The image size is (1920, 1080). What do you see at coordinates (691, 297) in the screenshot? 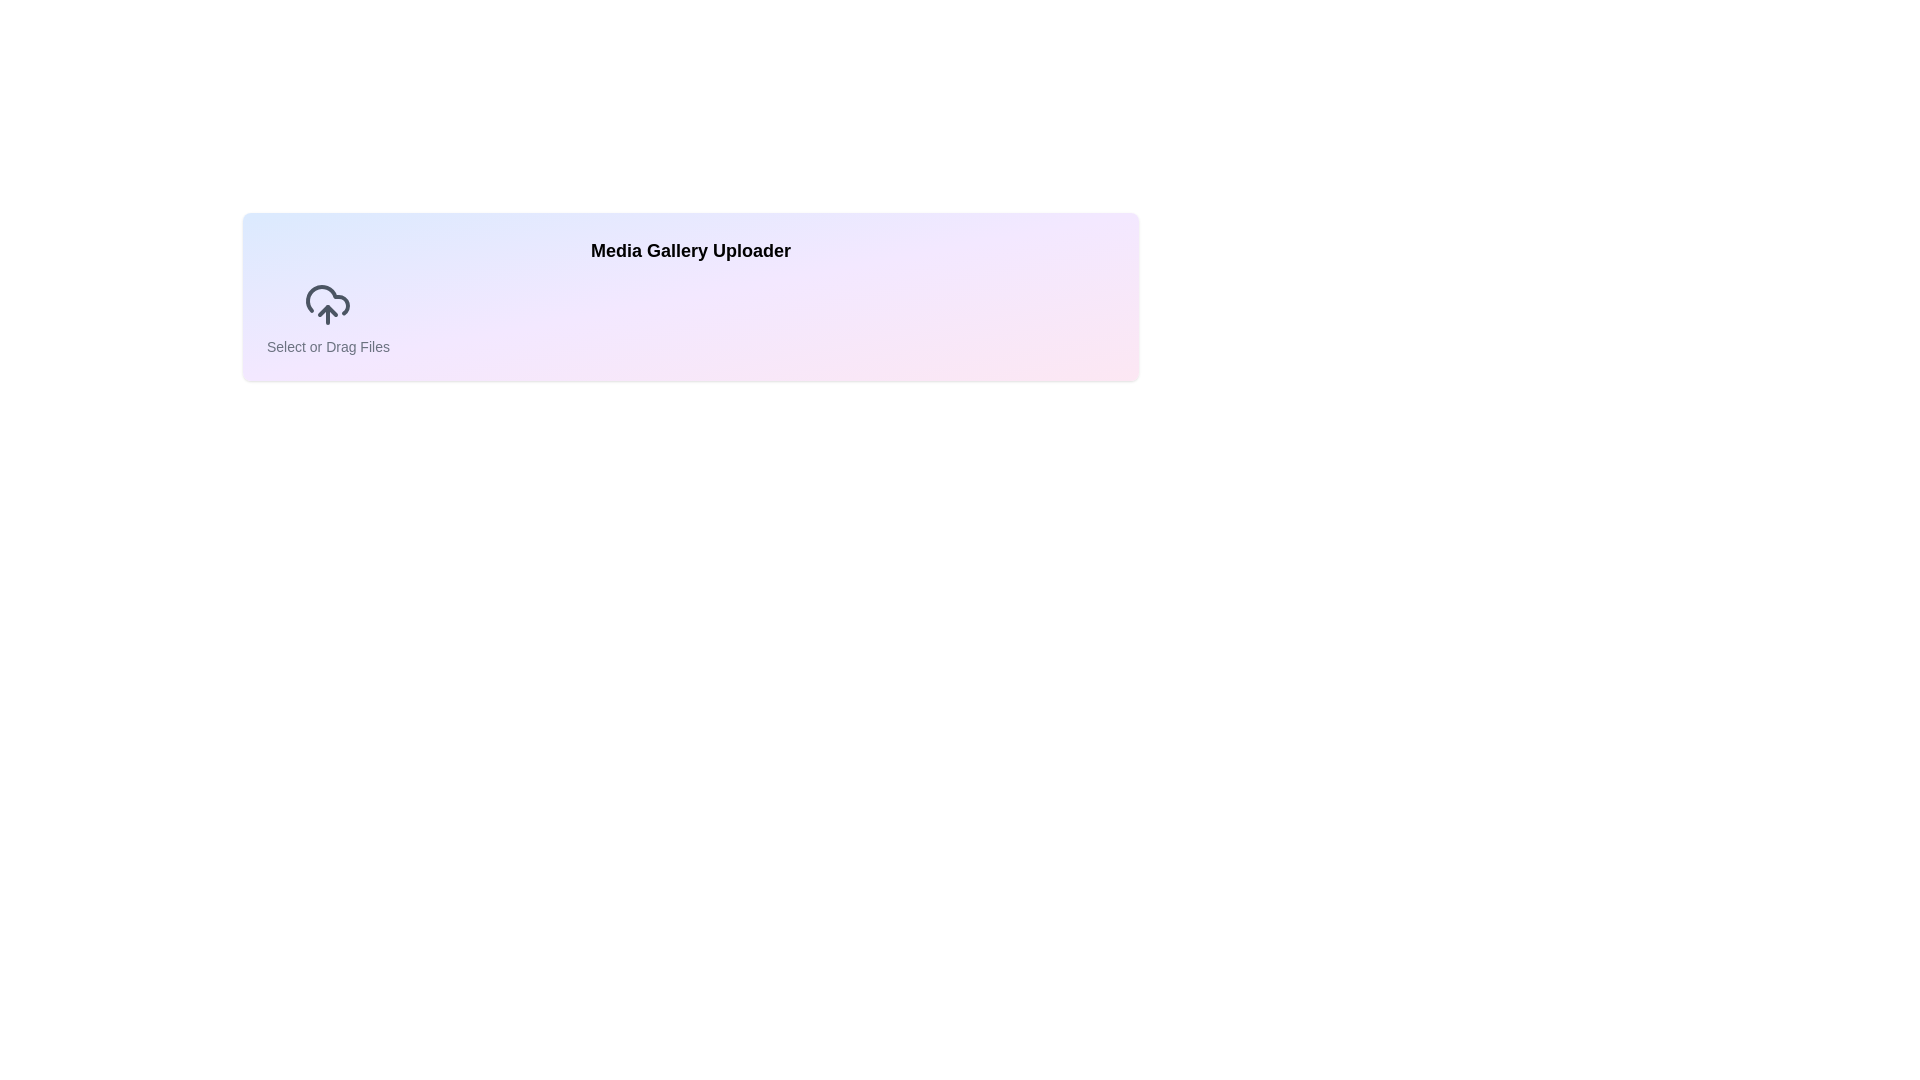
I see `the File Upload Panel, which is a large rectangular section in the center of the interface used for file uploads` at bounding box center [691, 297].